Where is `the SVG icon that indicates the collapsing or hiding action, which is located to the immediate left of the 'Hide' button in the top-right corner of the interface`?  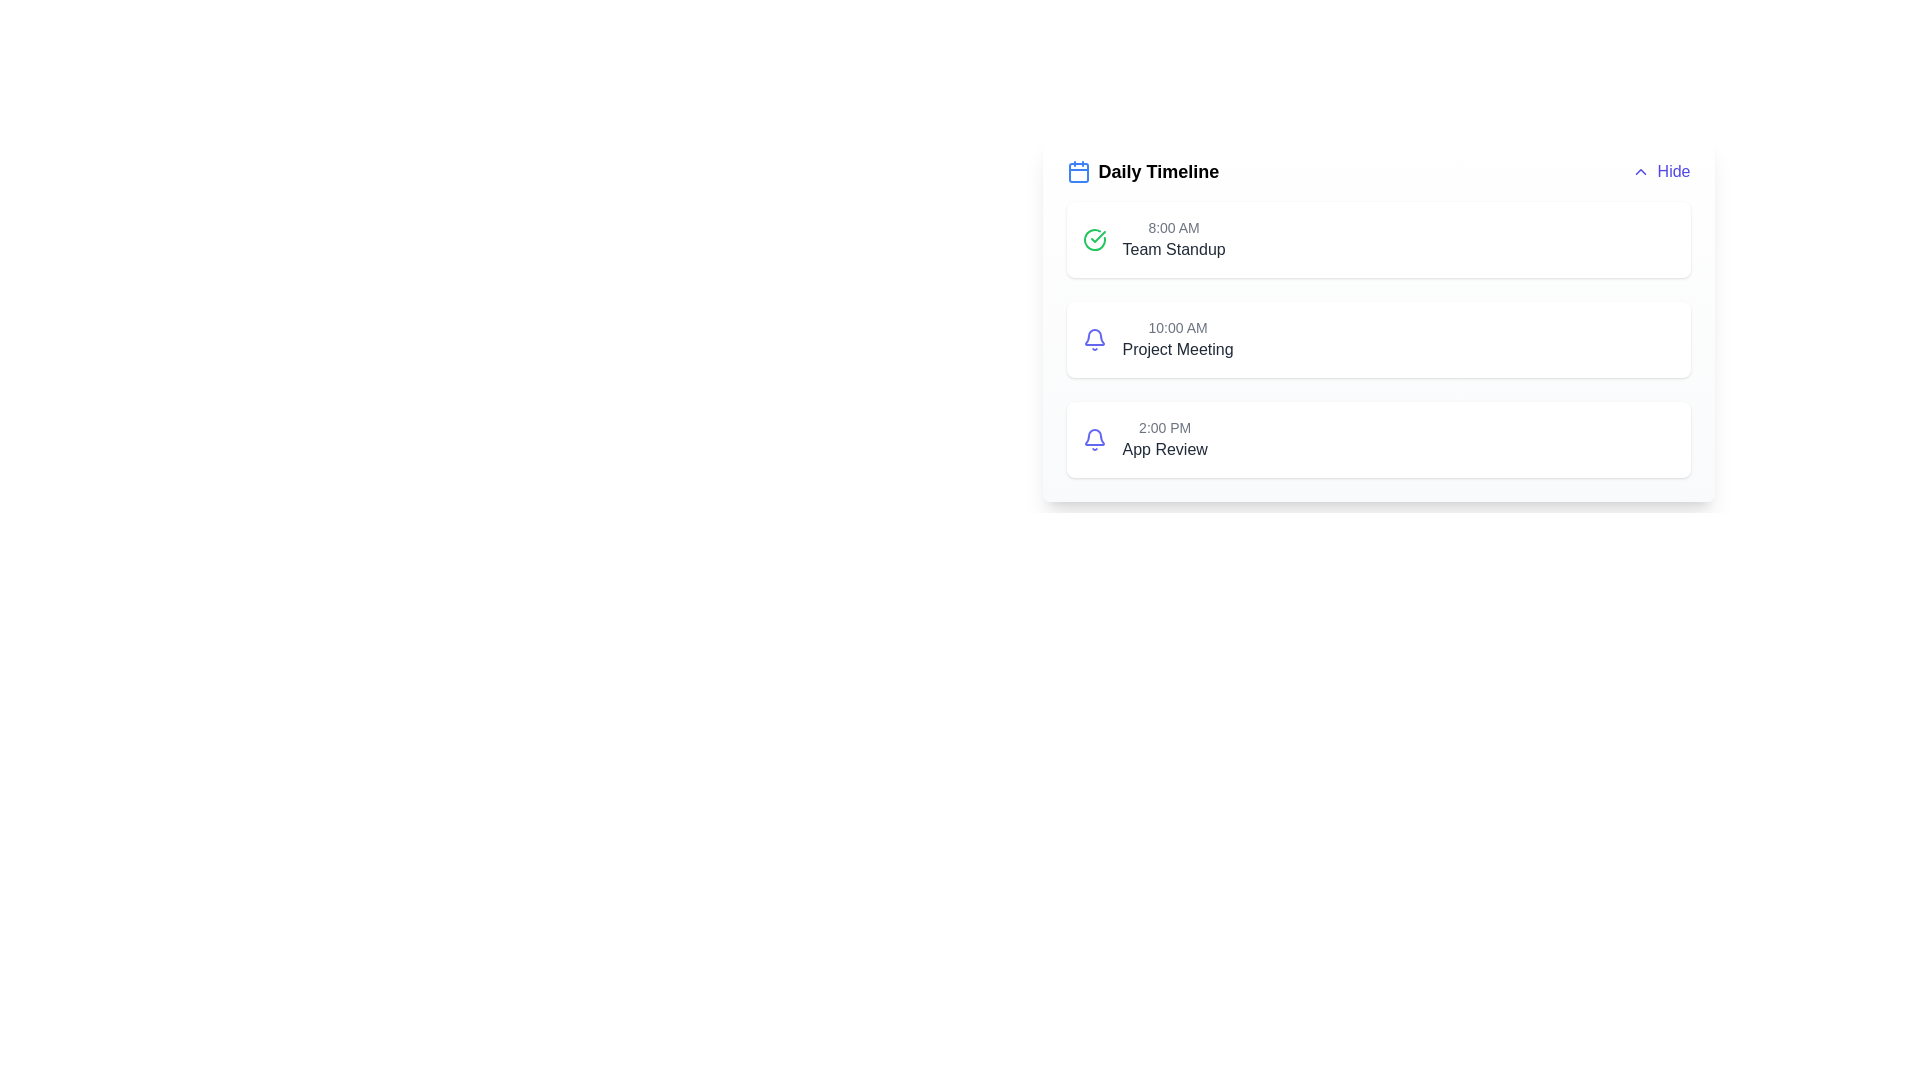 the SVG icon that indicates the collapsing or hiding action, which is located to the immediate left of the 'Hide' button in the top-right corner of the interface is located at coordinates (1640, 171).